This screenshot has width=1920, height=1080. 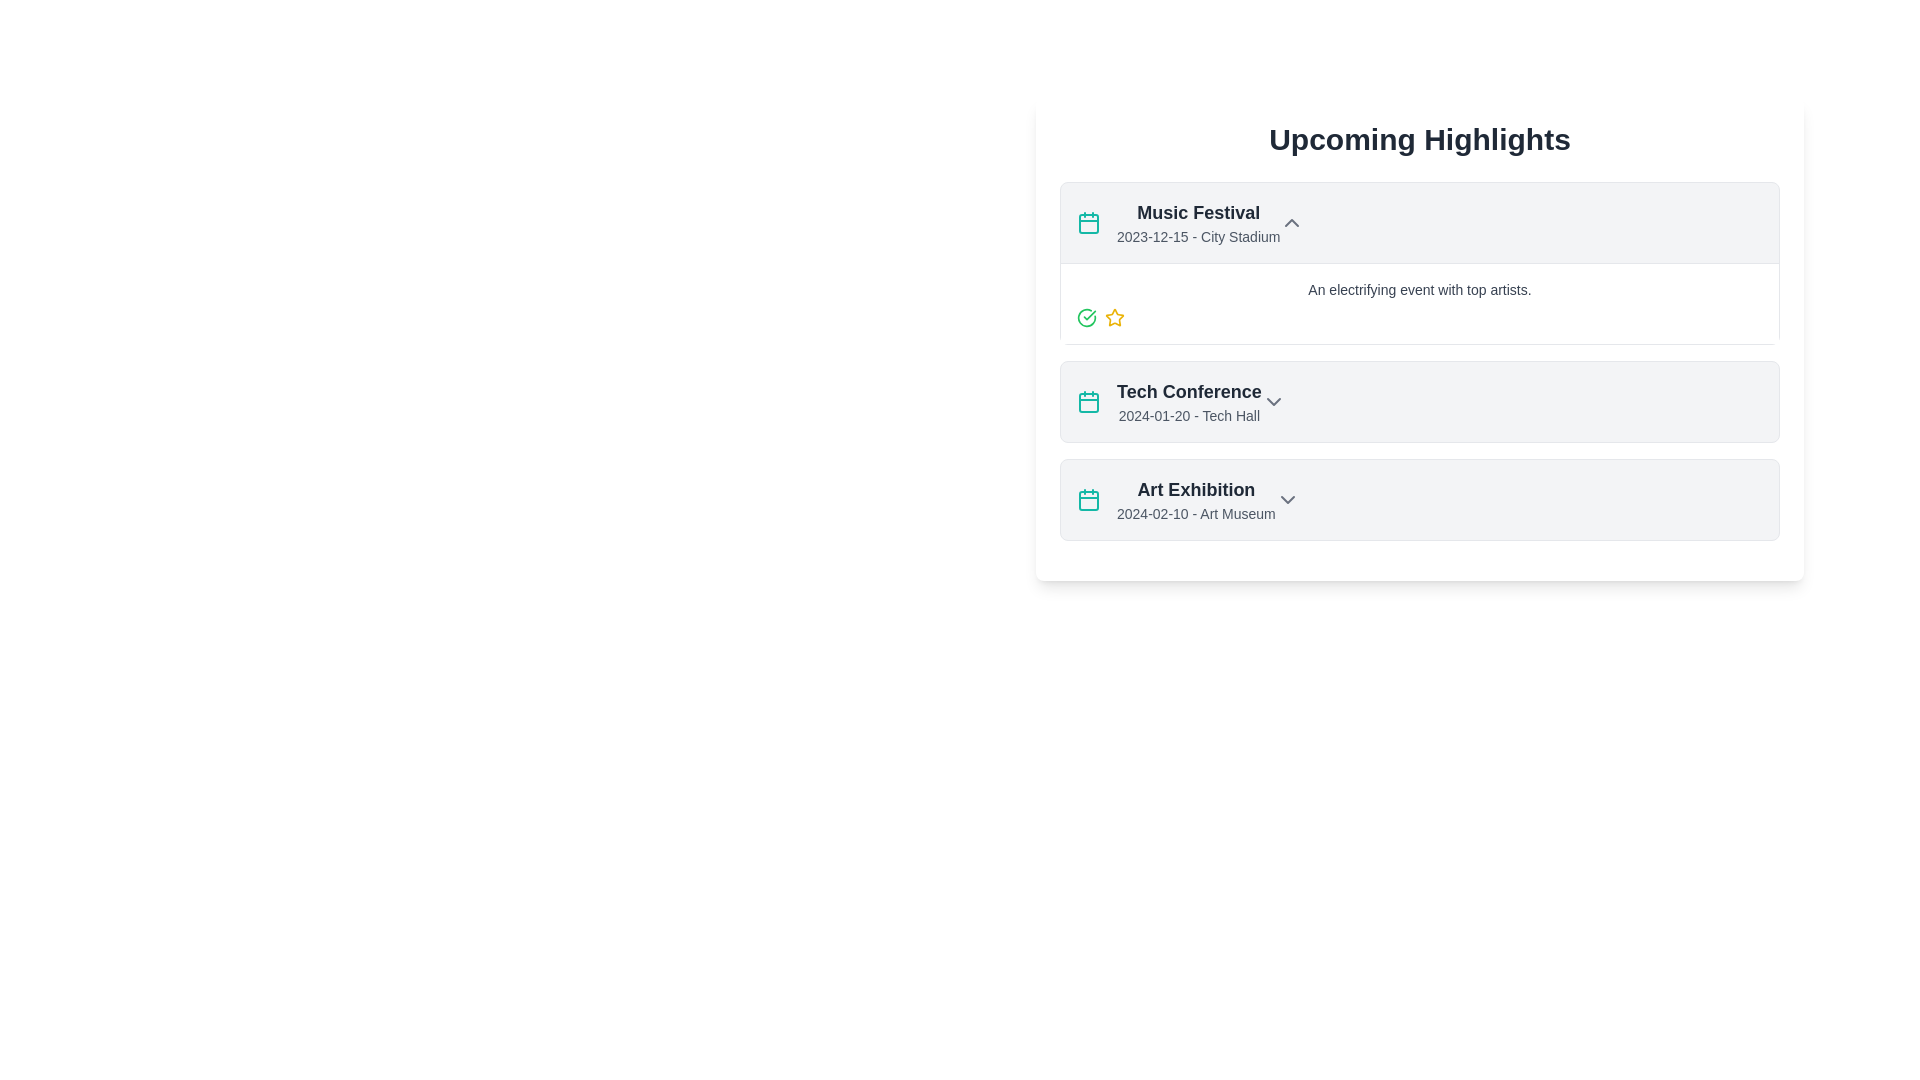 I want to click on the text label titled 'Music Festival', which is positioned at the top of the first event entry in the upcoming events list, so click(x=1198, y=212).